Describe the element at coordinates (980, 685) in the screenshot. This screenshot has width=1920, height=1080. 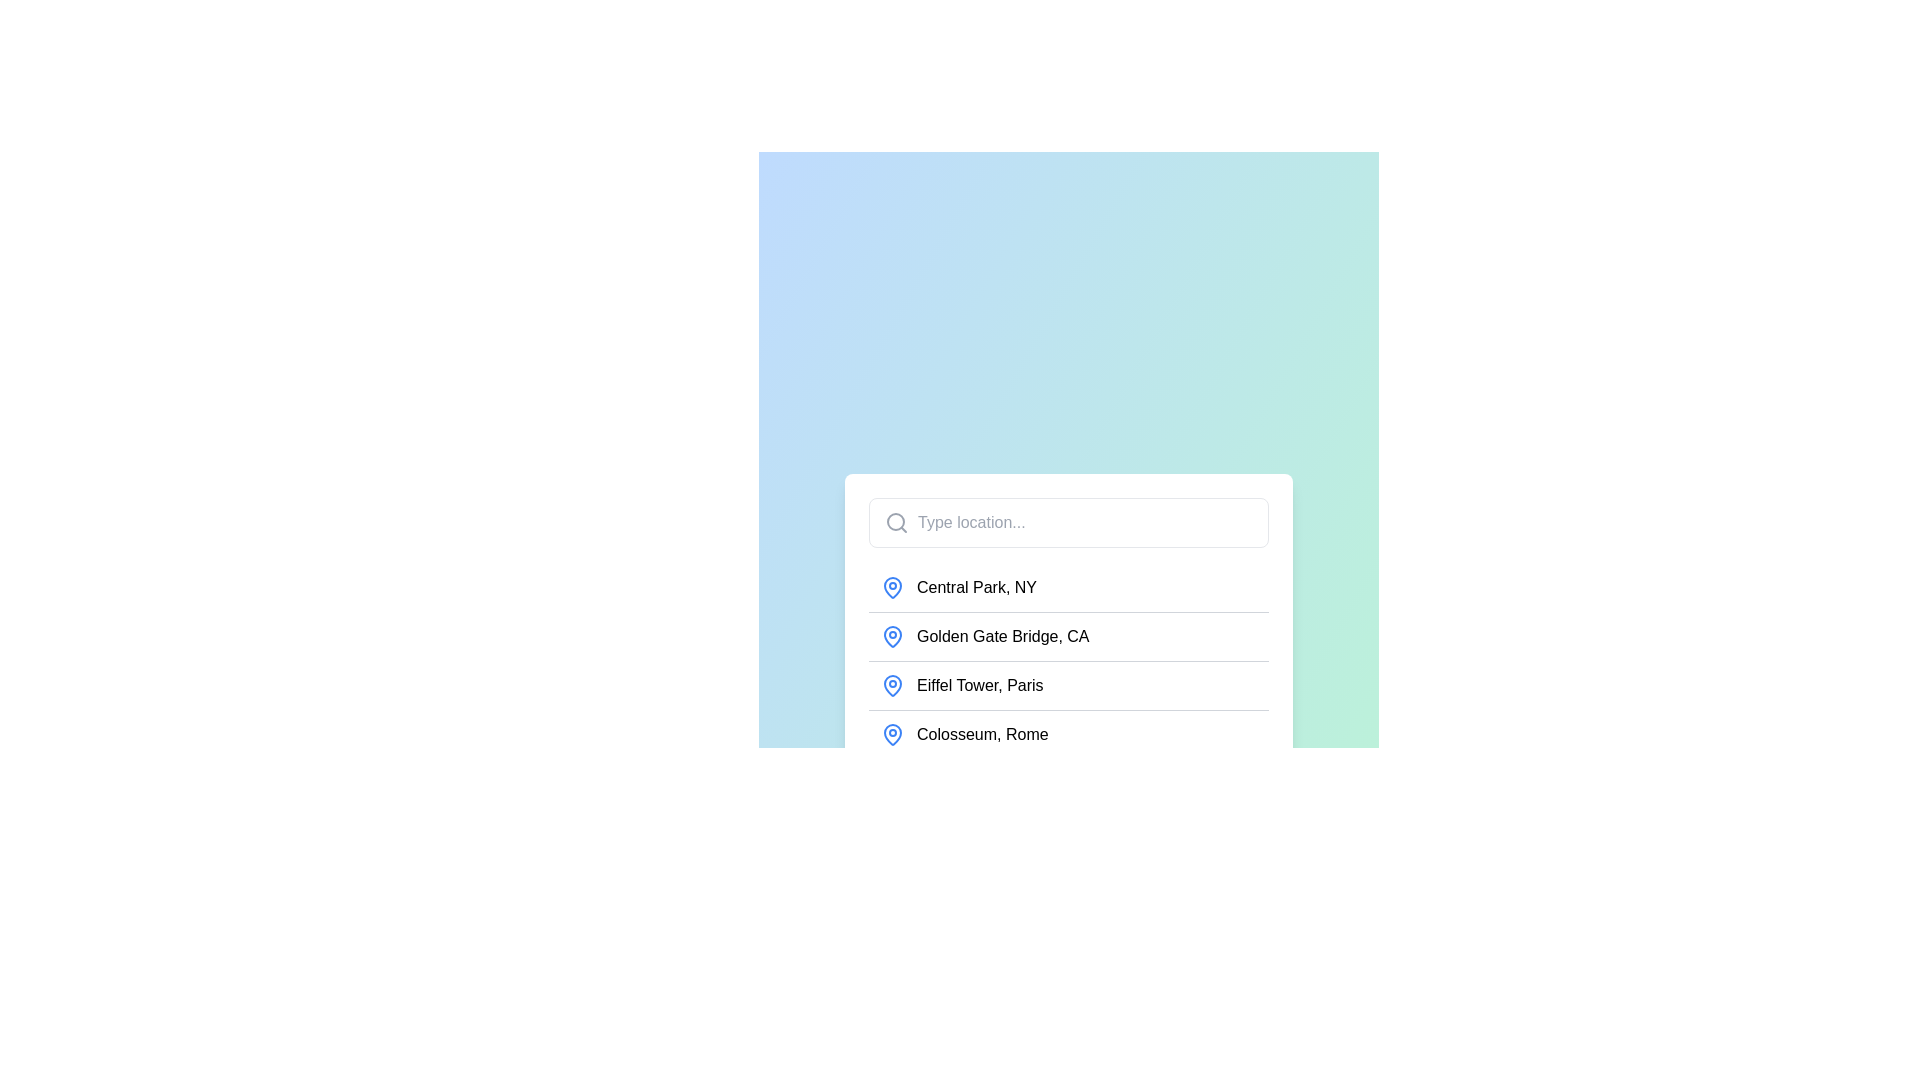
I see `the text label displaying 'Eiffel Tower, Paris', which is the third item in a vertical list of locations` at that location.